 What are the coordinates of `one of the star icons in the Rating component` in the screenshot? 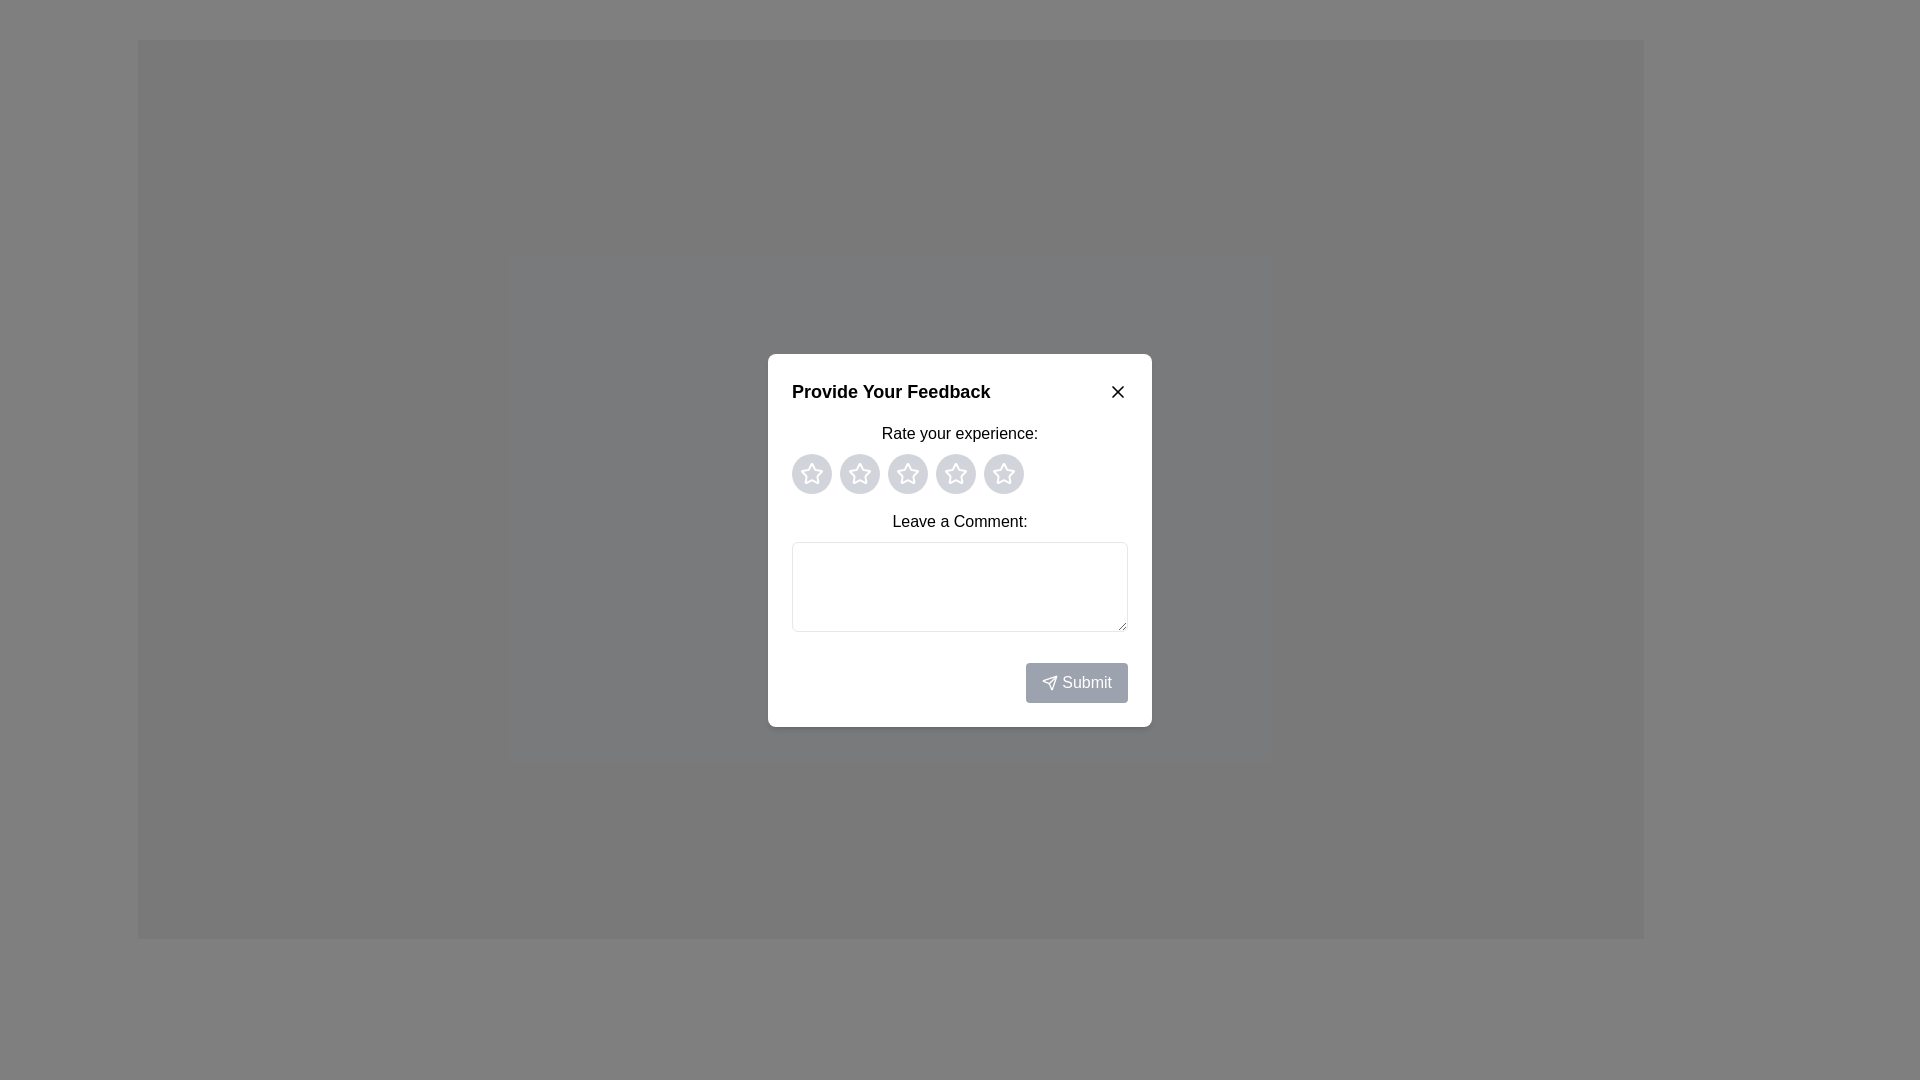 It's located at (960, 457).